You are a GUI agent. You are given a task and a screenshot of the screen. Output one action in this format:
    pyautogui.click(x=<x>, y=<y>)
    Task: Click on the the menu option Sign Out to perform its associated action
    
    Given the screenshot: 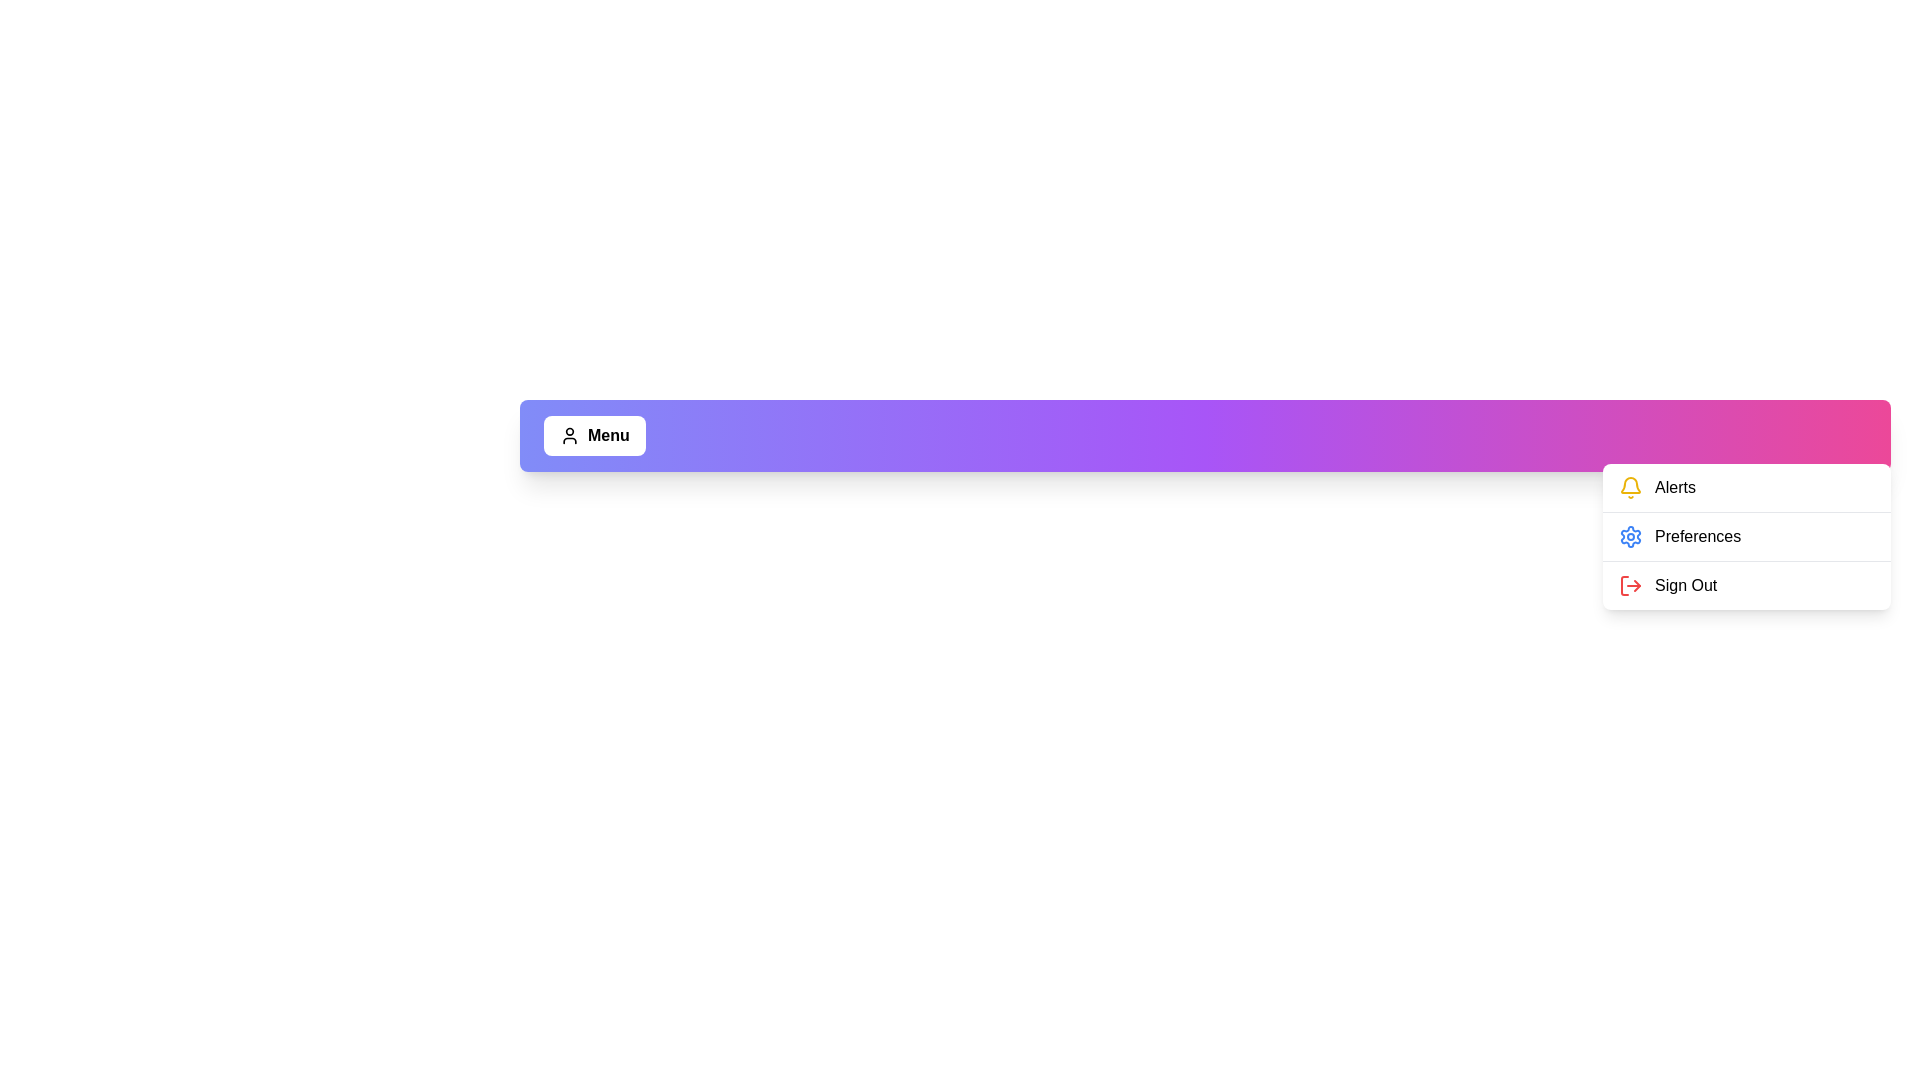 What is the action you would take?
    pyautogui.click(x=1625, y=585)
    